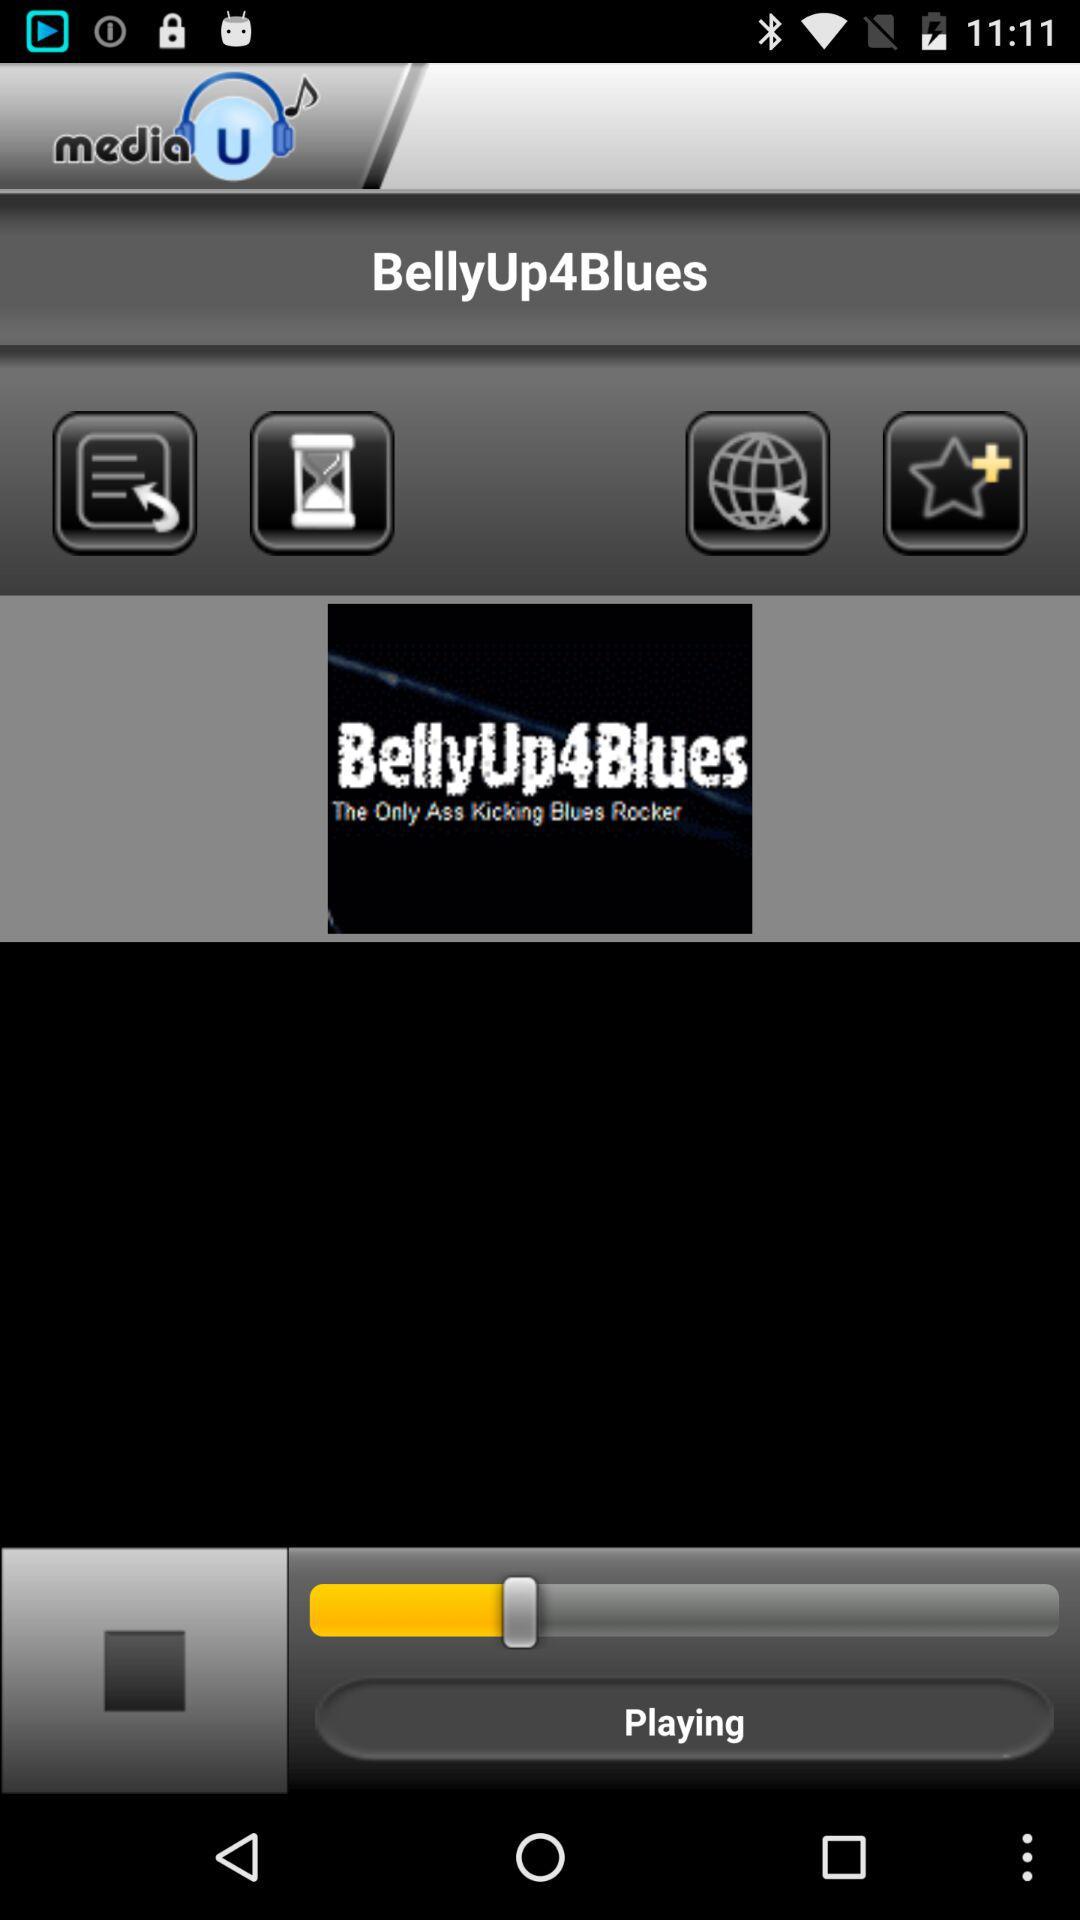  I want to click on count down option clock radio, so click(321, 483).